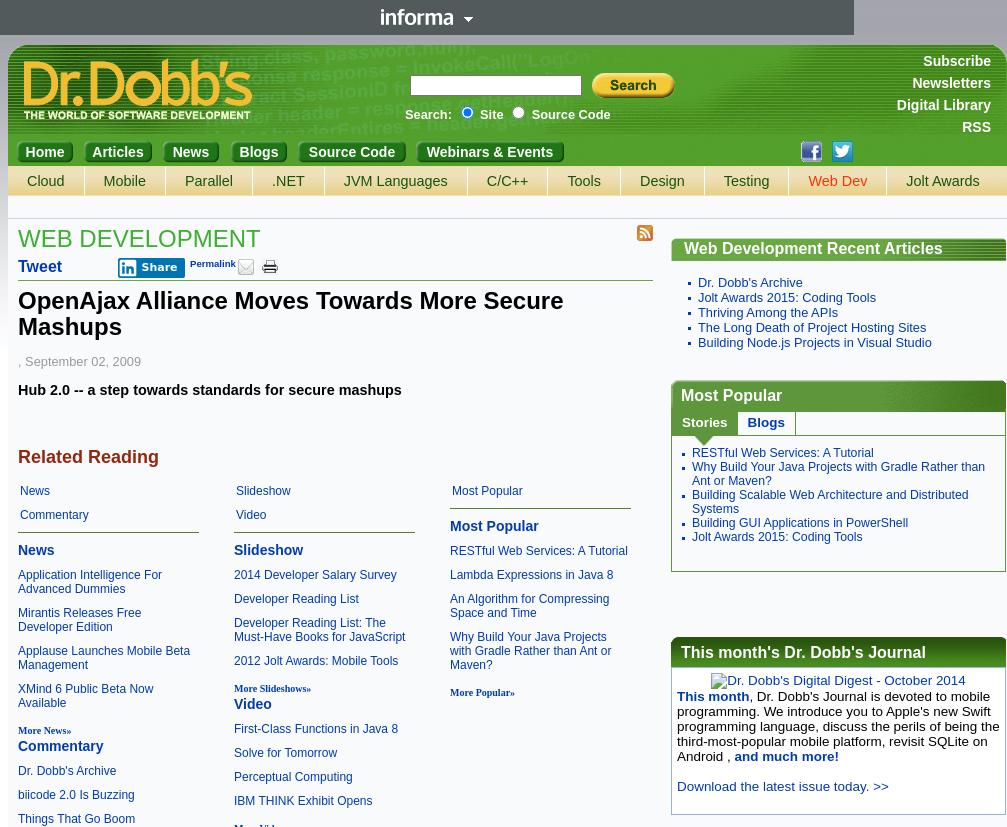 This screenshot has height=827, width=1007. What do you see at coordinates (159, 267) in the screenshot?
I see `'Share'` at bounding box center [159, 267].